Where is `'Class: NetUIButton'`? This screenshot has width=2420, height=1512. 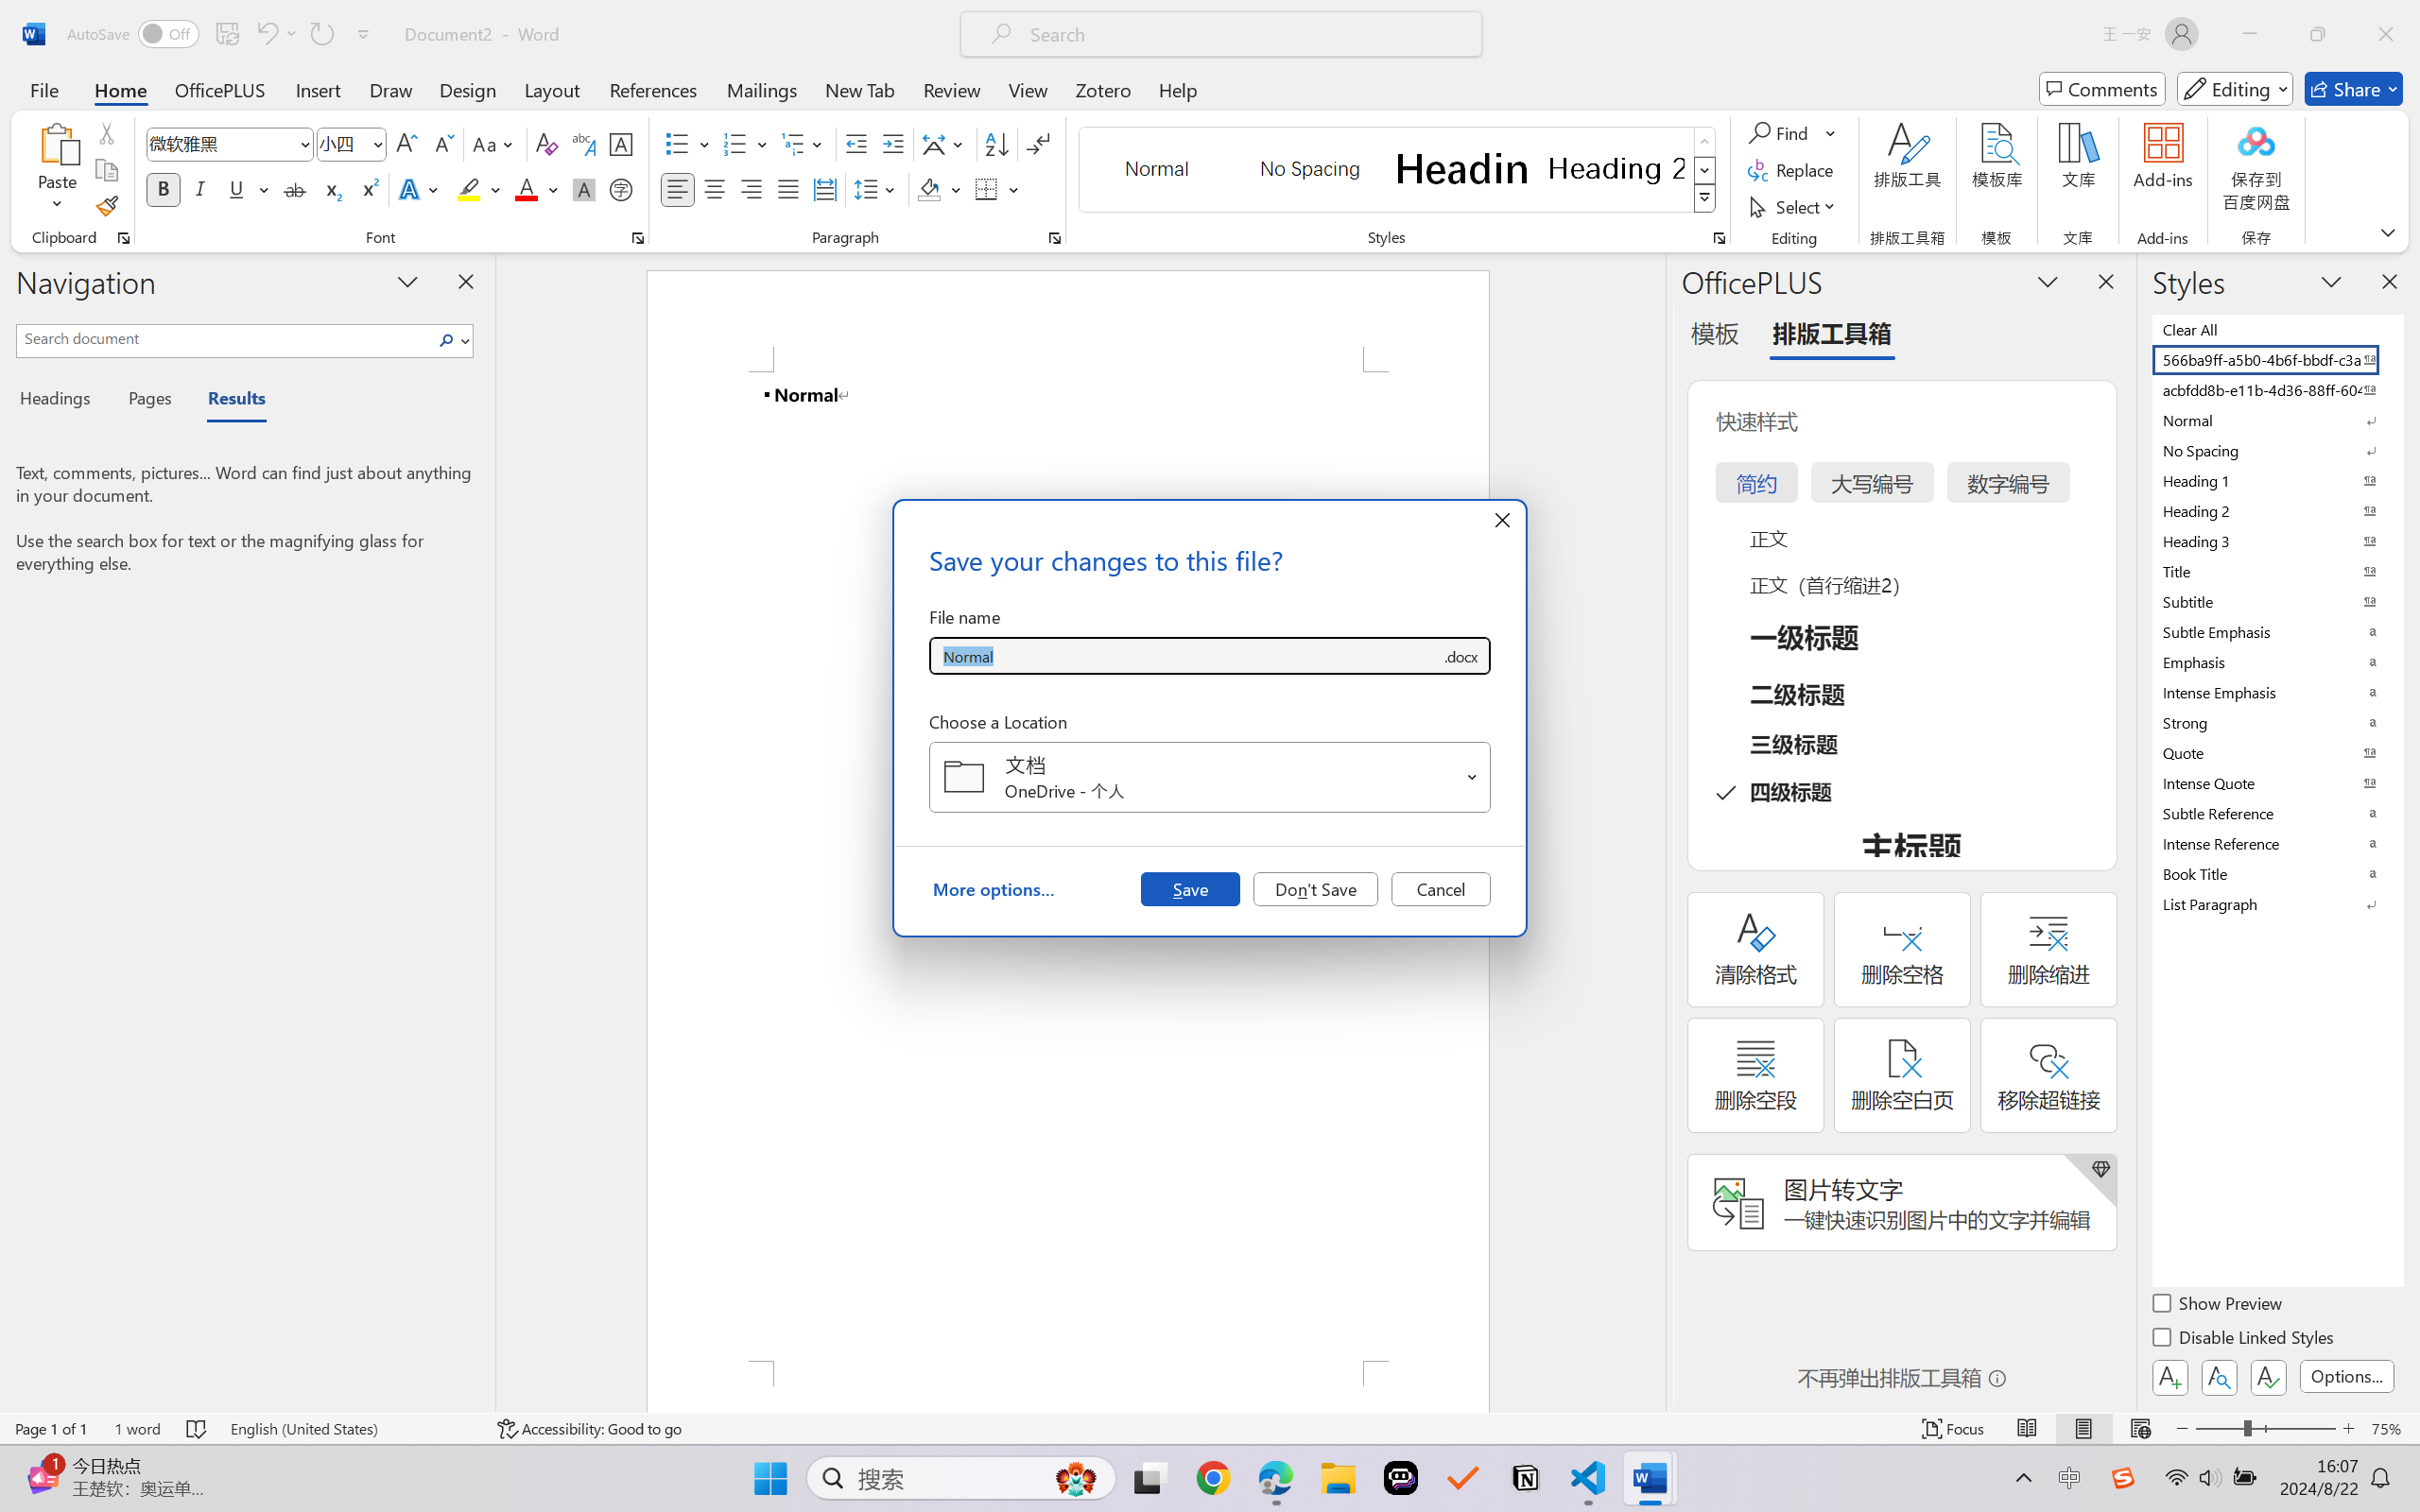 'Class: NetUIButton' is located at coordinates (2269, 1376).